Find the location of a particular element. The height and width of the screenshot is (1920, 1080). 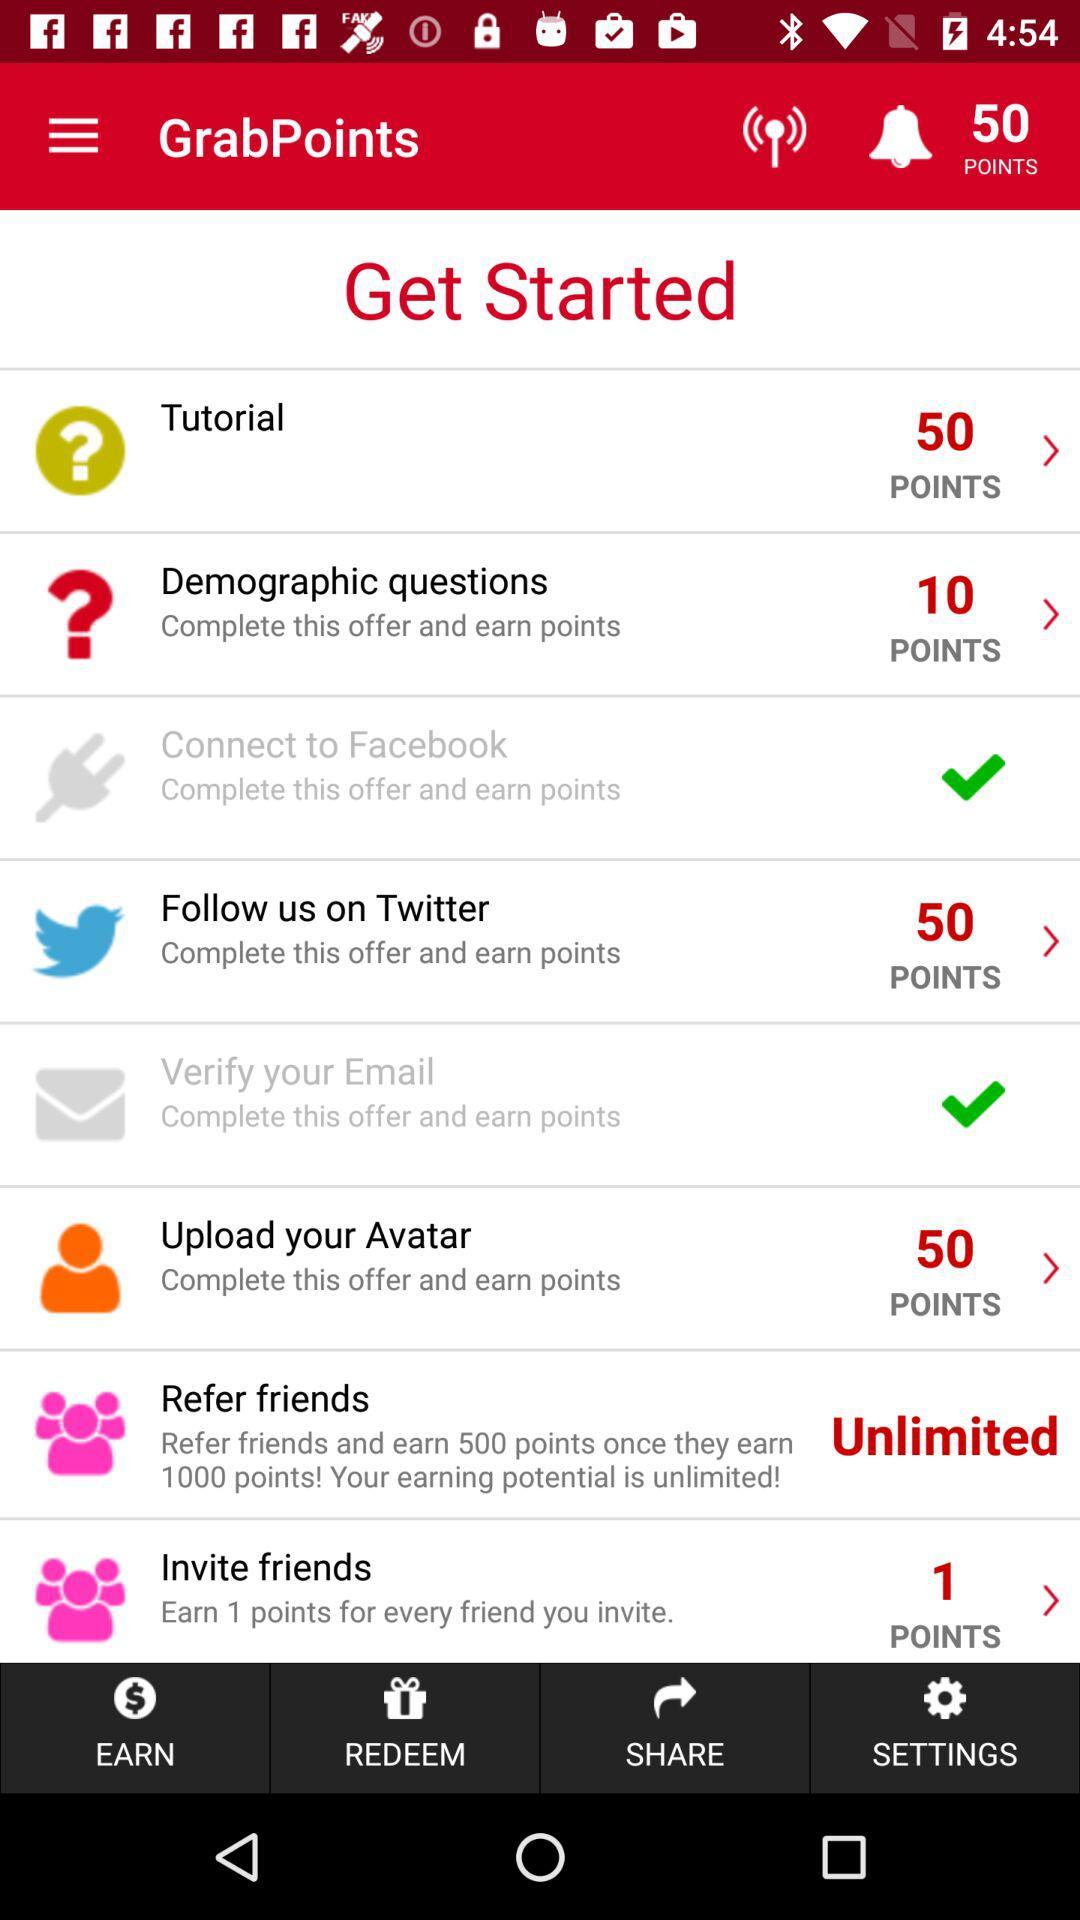

item below points item is located at coordinates (945, 1727).